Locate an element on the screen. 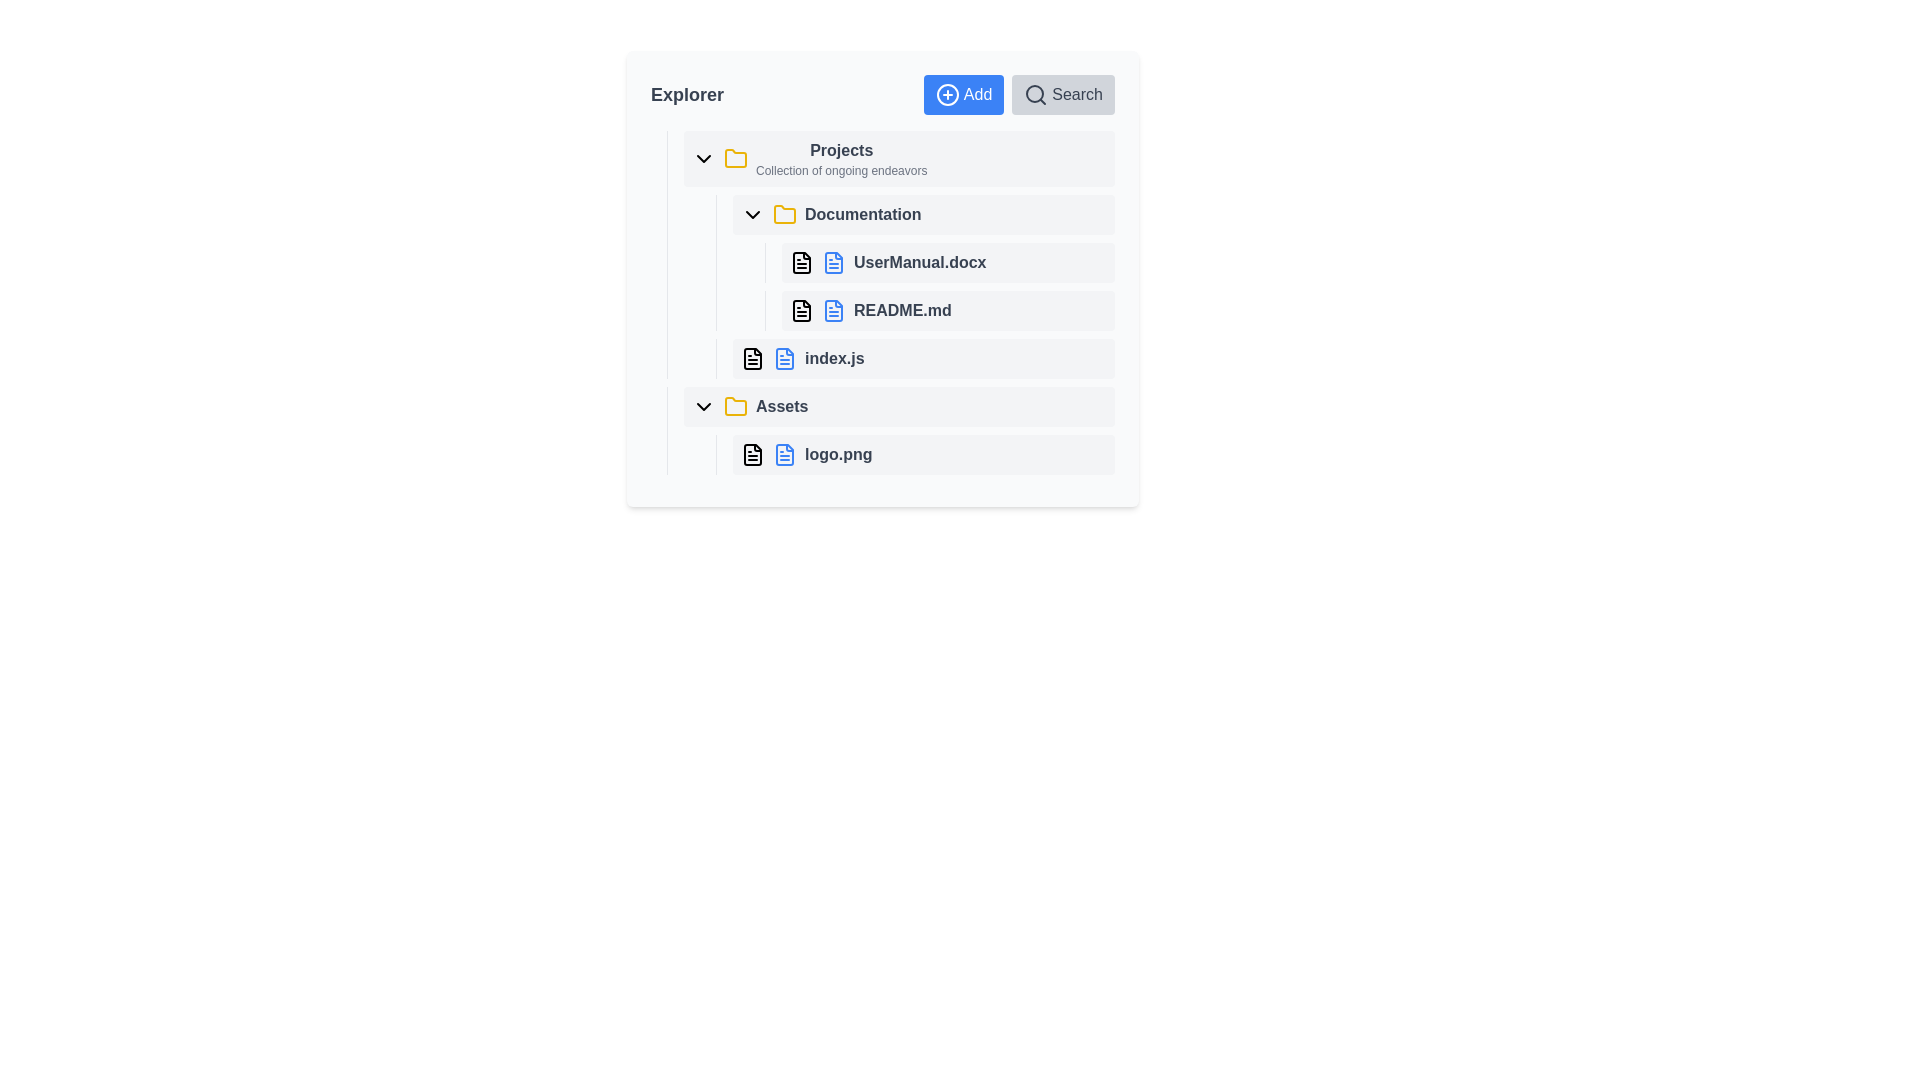 Image resolution: width=1920 pixels, height=1080 pixels. the icon representing the file 'UserManual.docx' located in the 'Documentation' folder in the file explorer interface is located at coordinates (801, 261).